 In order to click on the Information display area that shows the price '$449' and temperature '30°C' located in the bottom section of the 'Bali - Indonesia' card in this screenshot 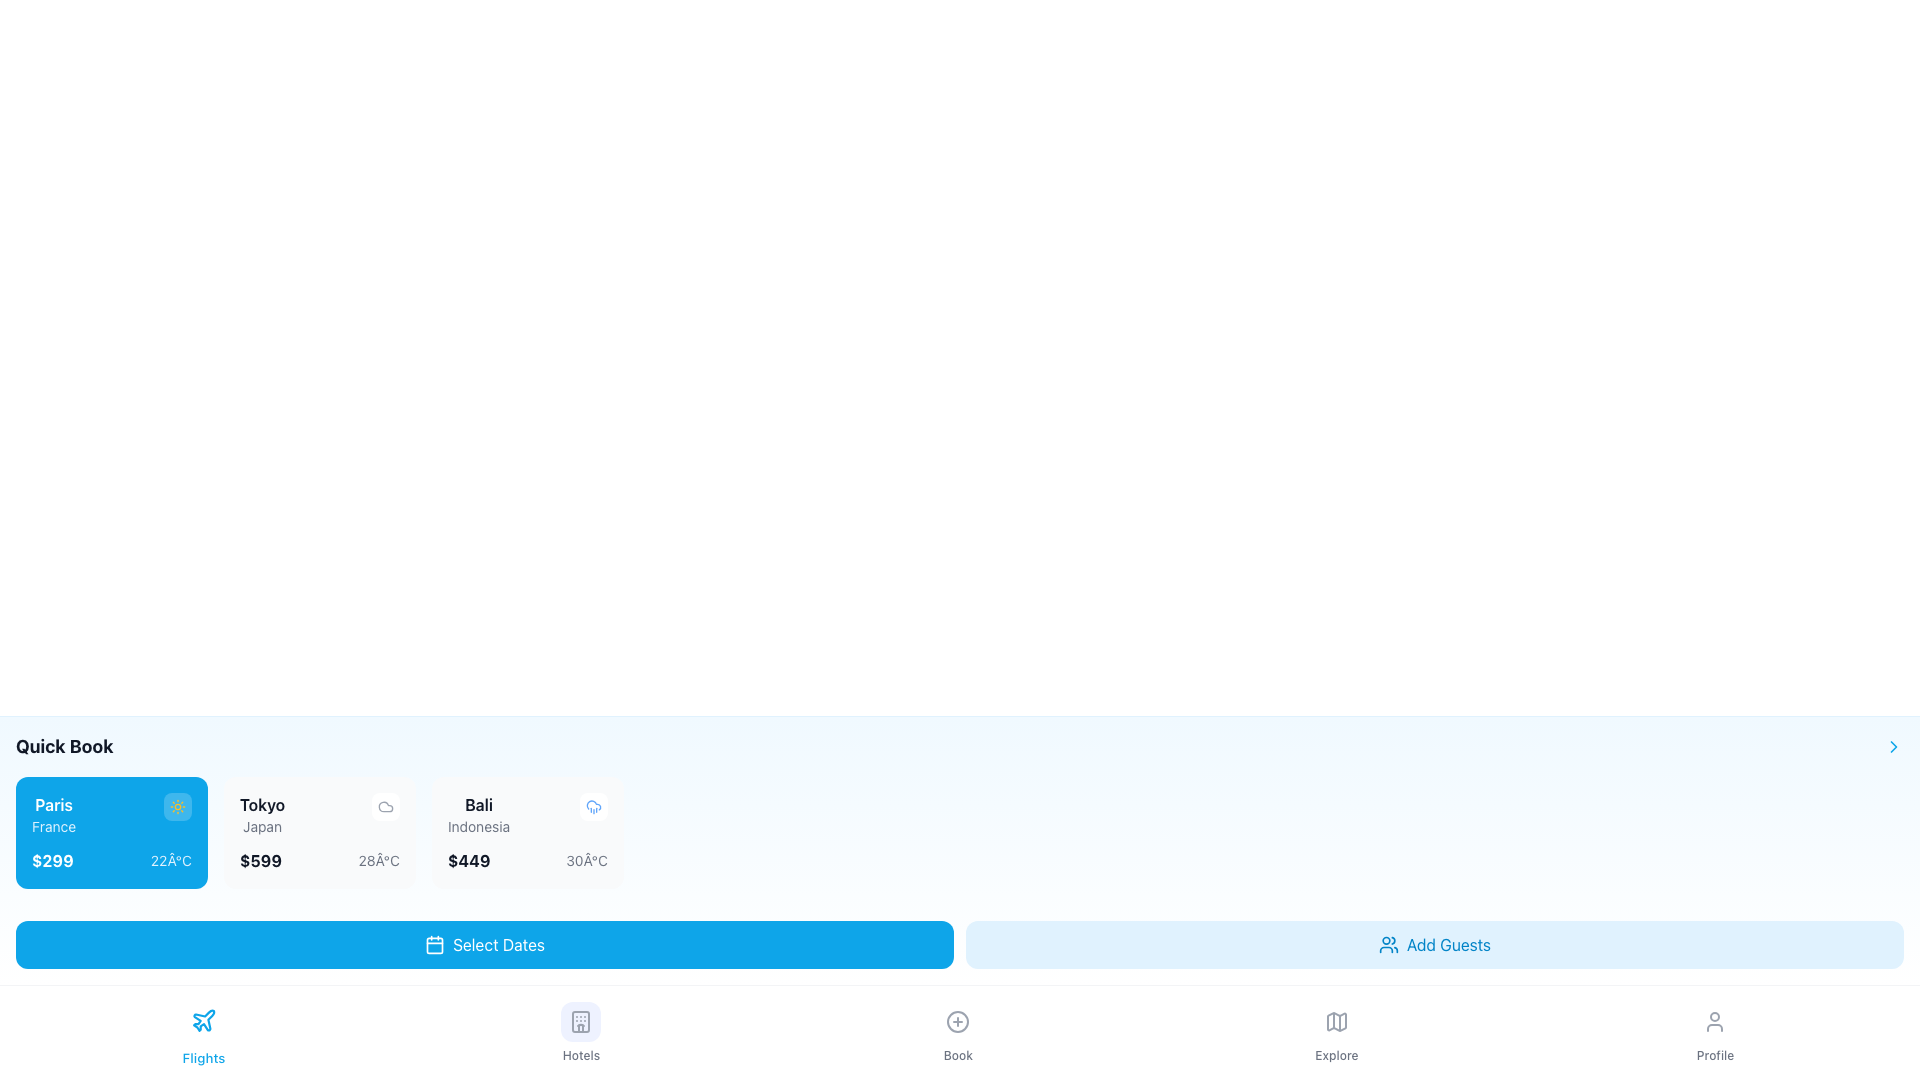, I will do `click(528, 859)`.